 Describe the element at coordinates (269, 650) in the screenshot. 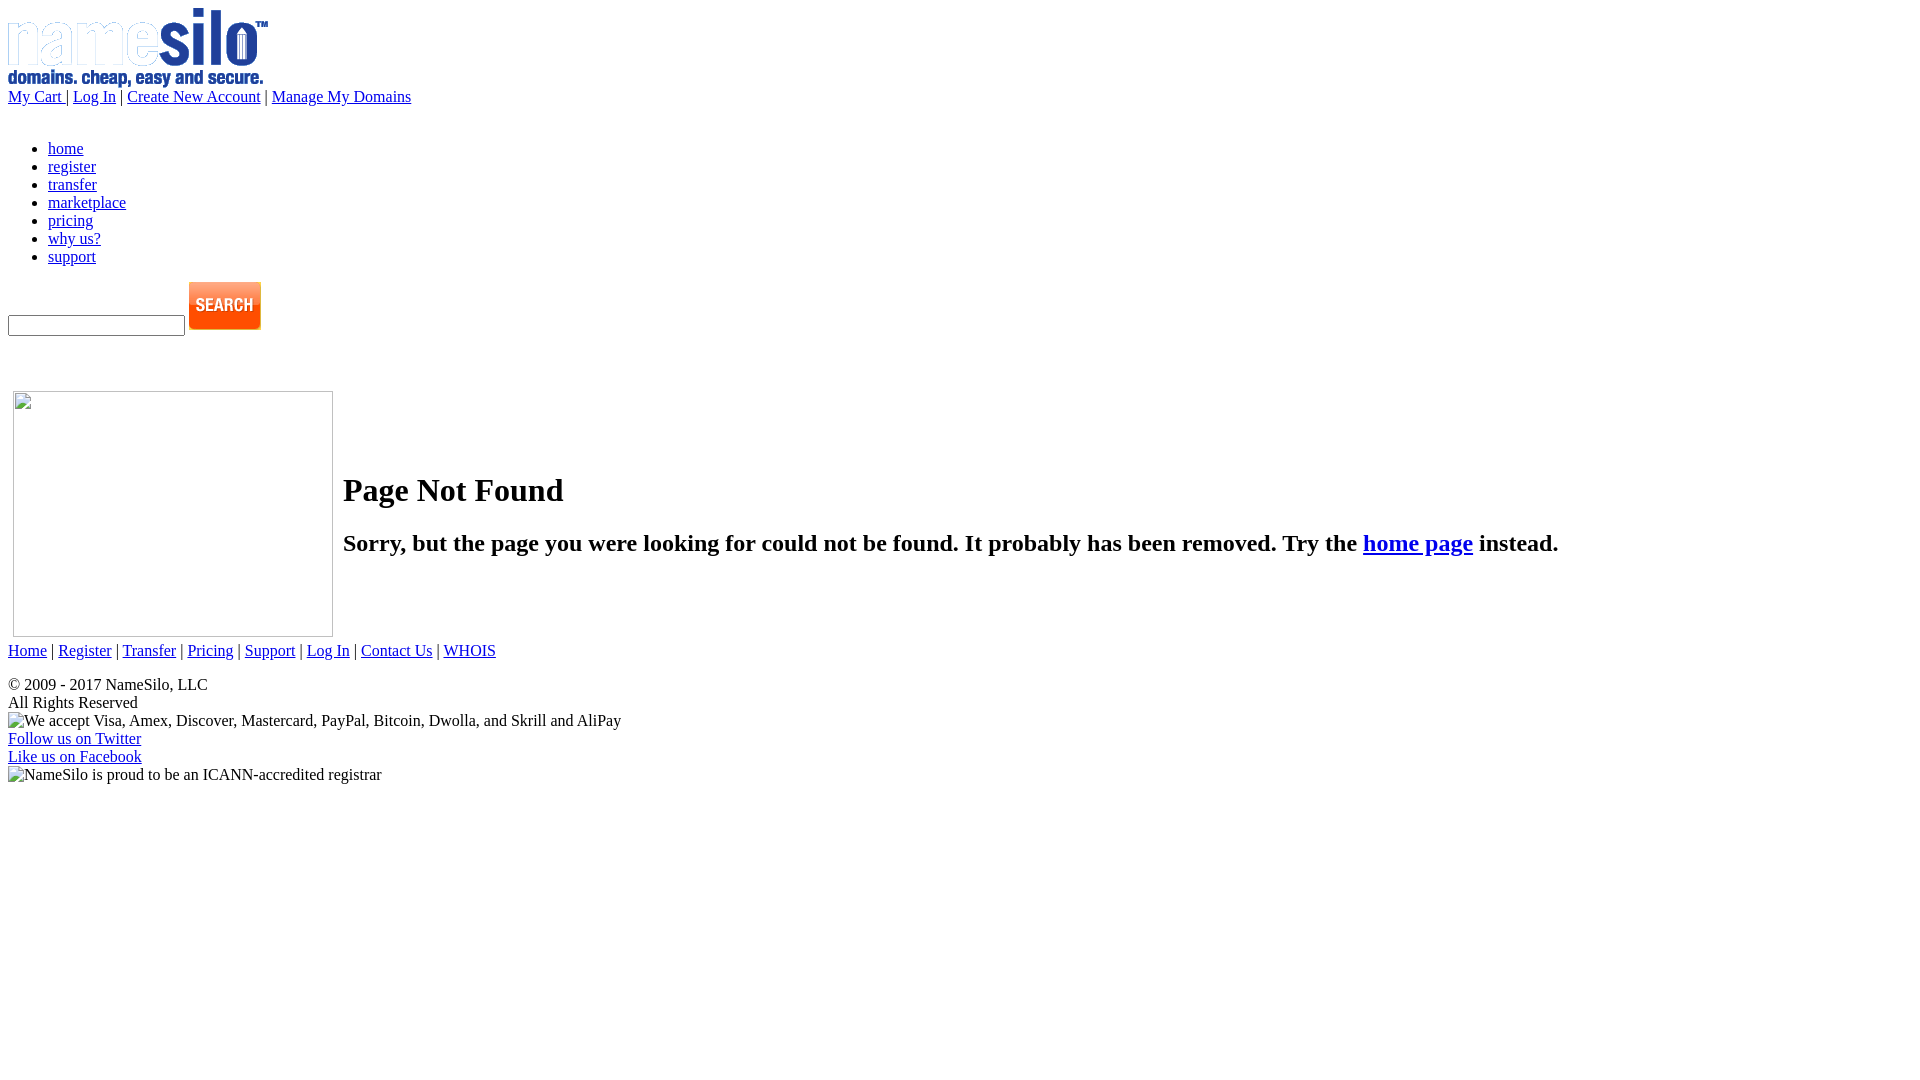

I see `'Support'` at that location.